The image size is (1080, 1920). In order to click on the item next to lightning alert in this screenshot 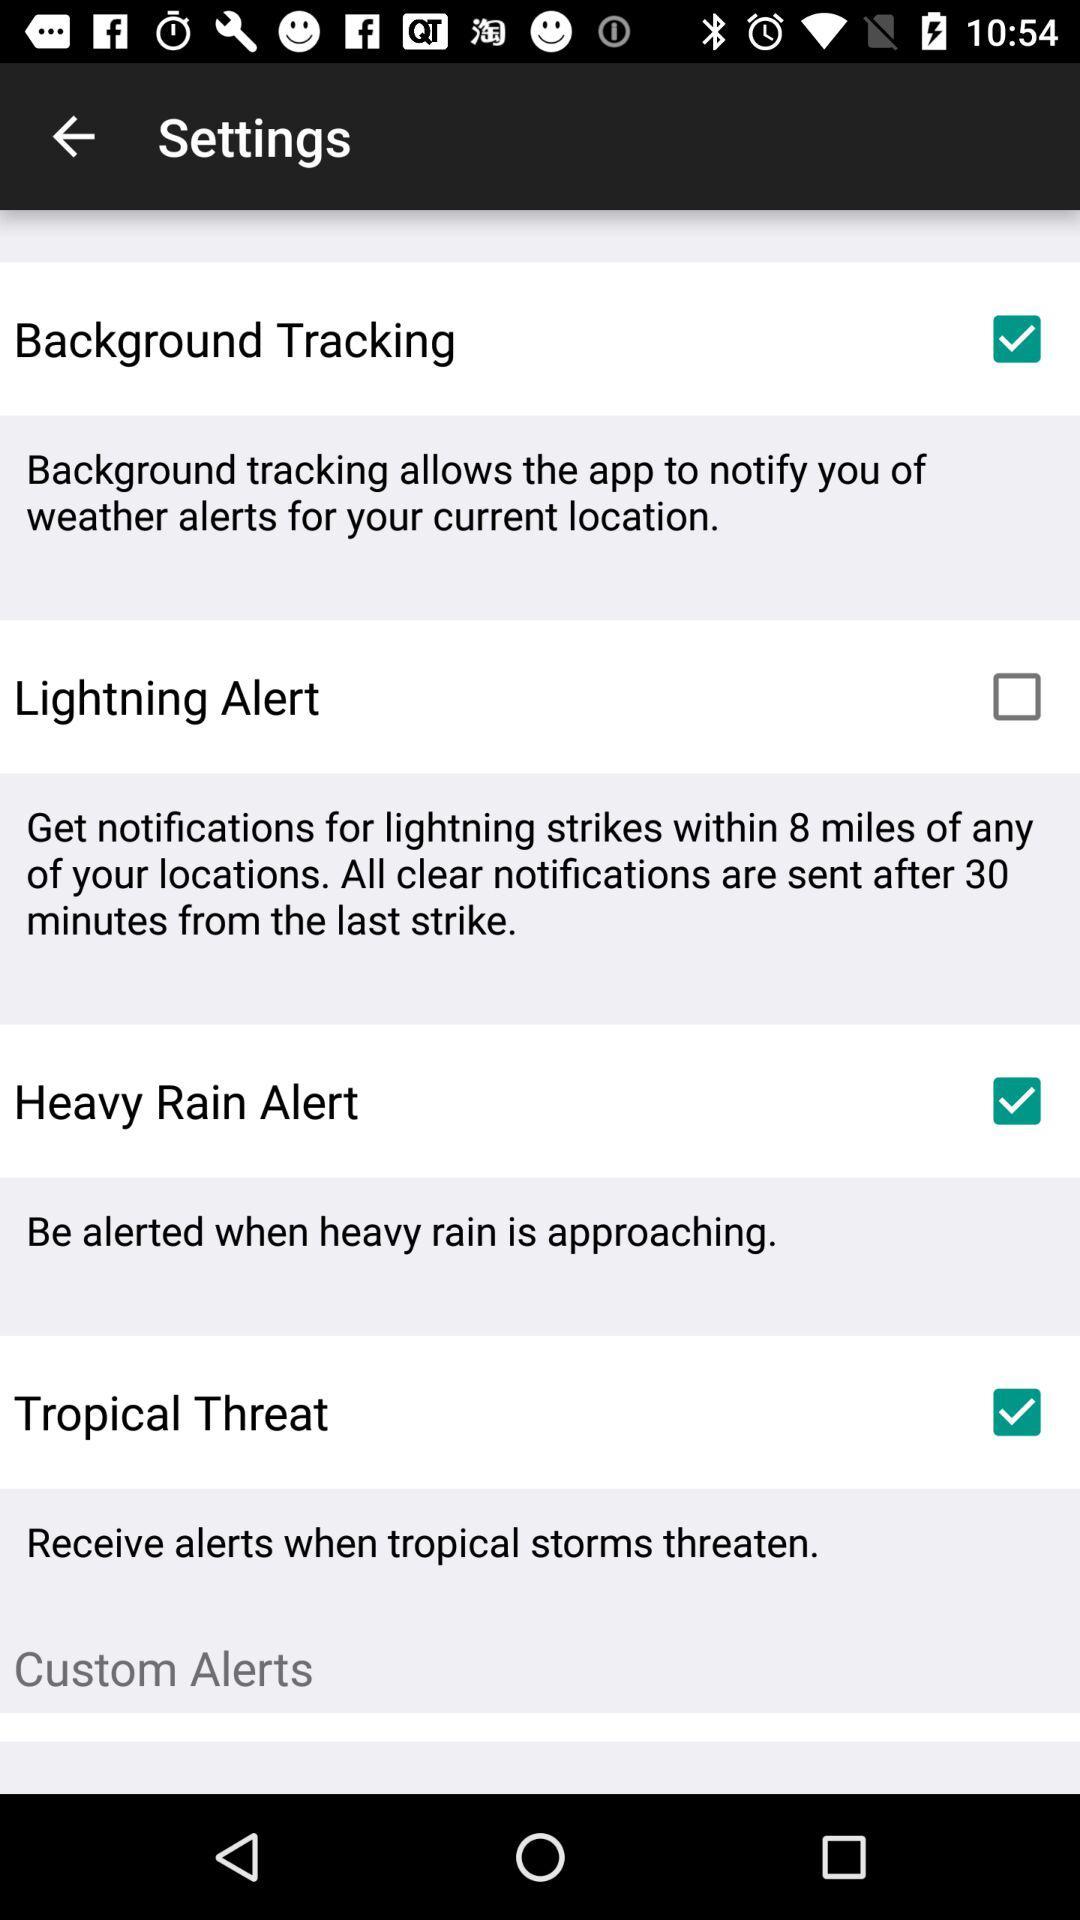, I will do `click(1017, 696)`.